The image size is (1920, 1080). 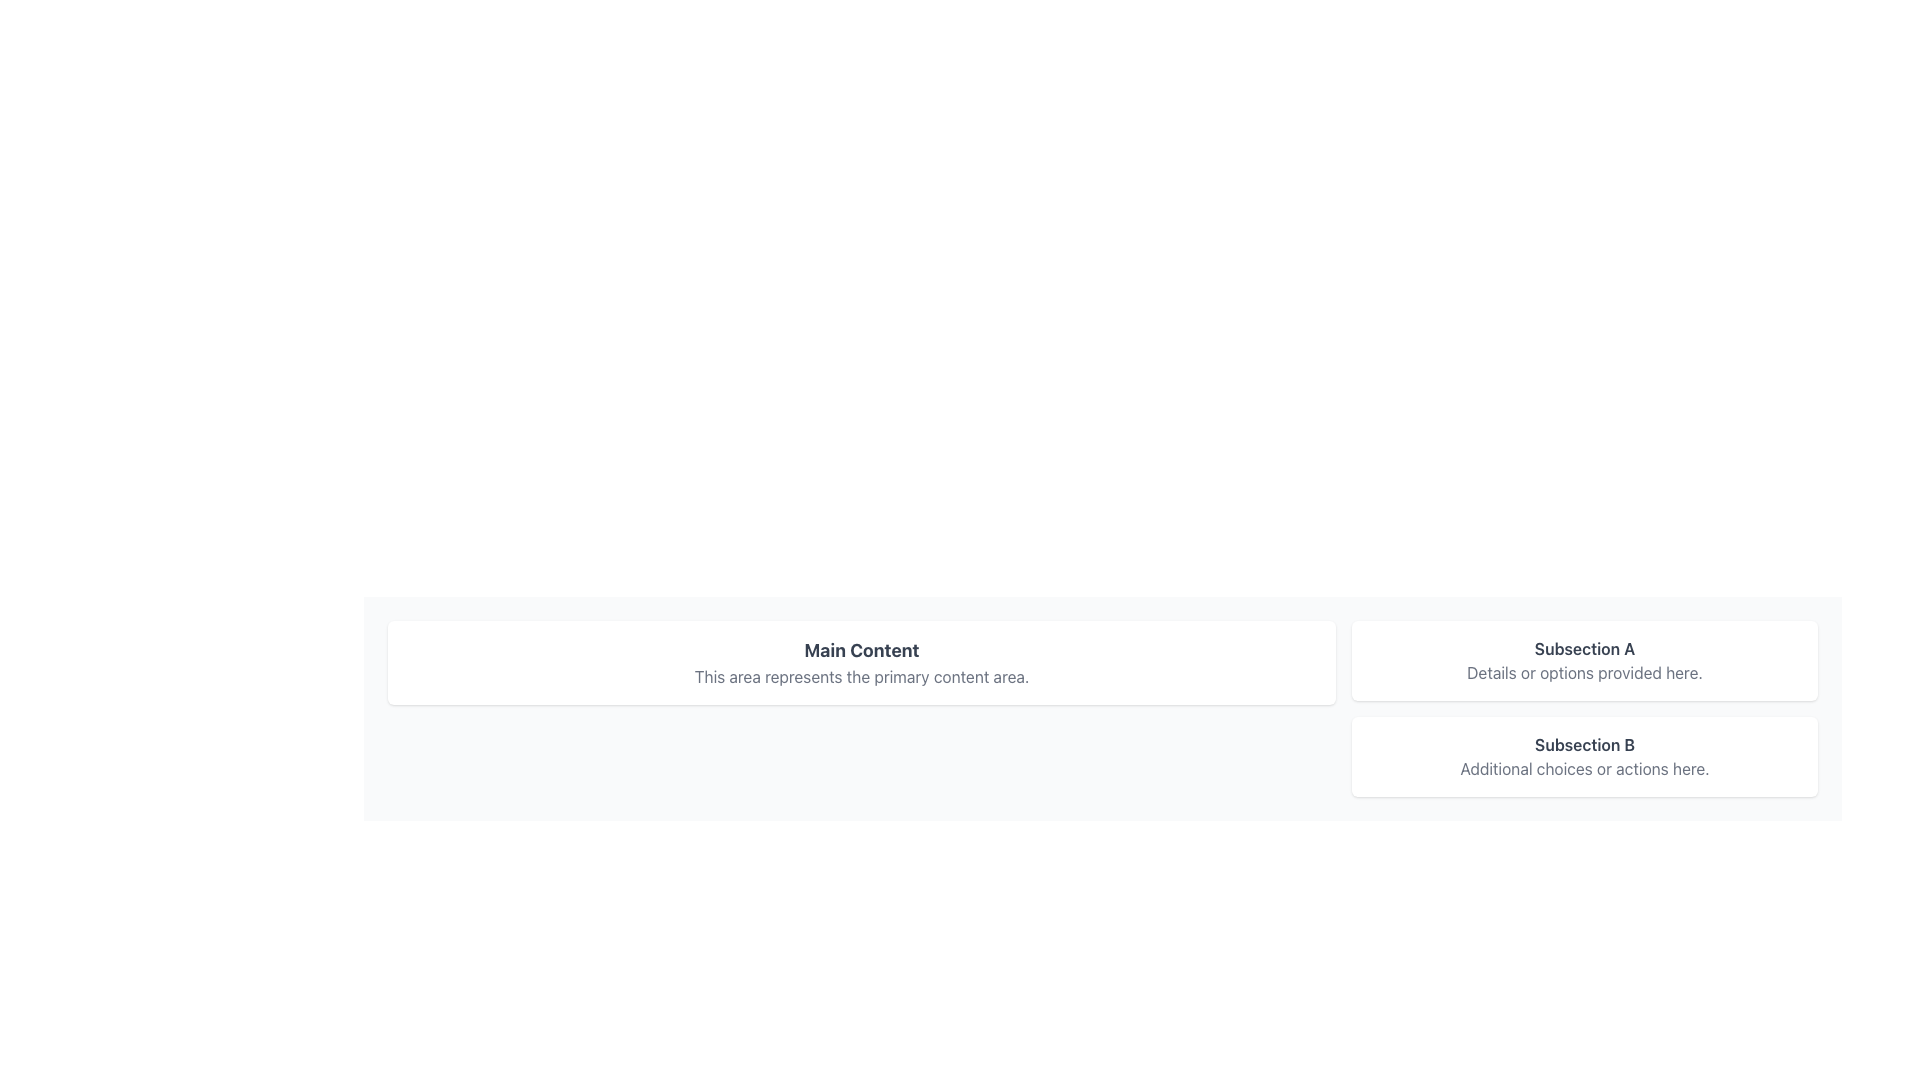 What do you see at coordinates (1583, 756) in the screenshot?
I see `text content of the Section card labeled 'Subsection B' located in the bottom-right corner of the interface` at bounding box center [1583, 756].